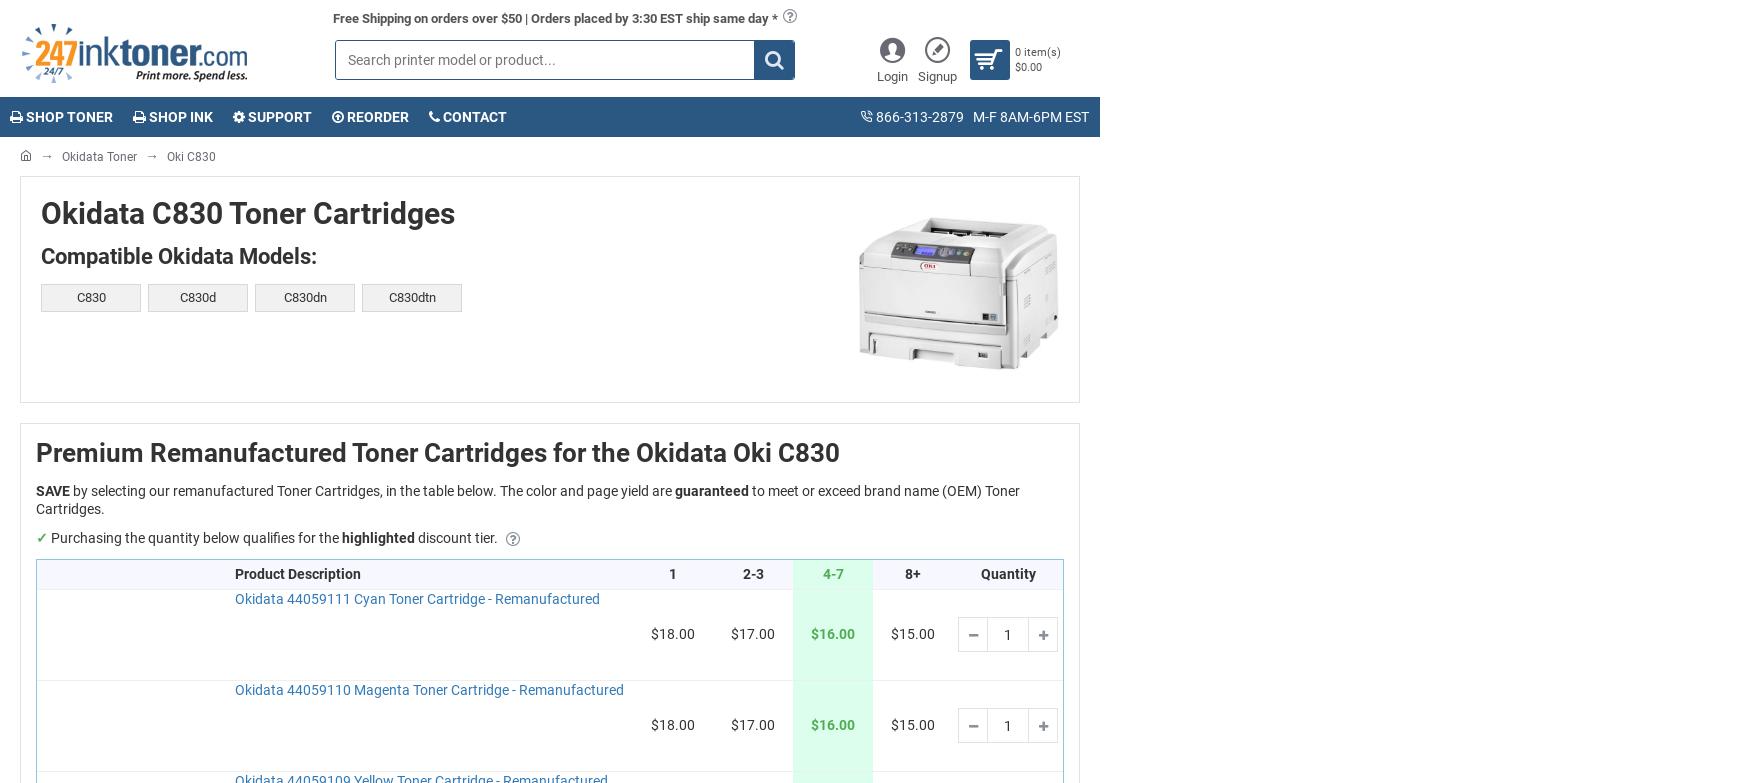  What do you see at coordinates (936, 76) in the screenshot?
I see `'Signup'` at bounding box center [936, 76].